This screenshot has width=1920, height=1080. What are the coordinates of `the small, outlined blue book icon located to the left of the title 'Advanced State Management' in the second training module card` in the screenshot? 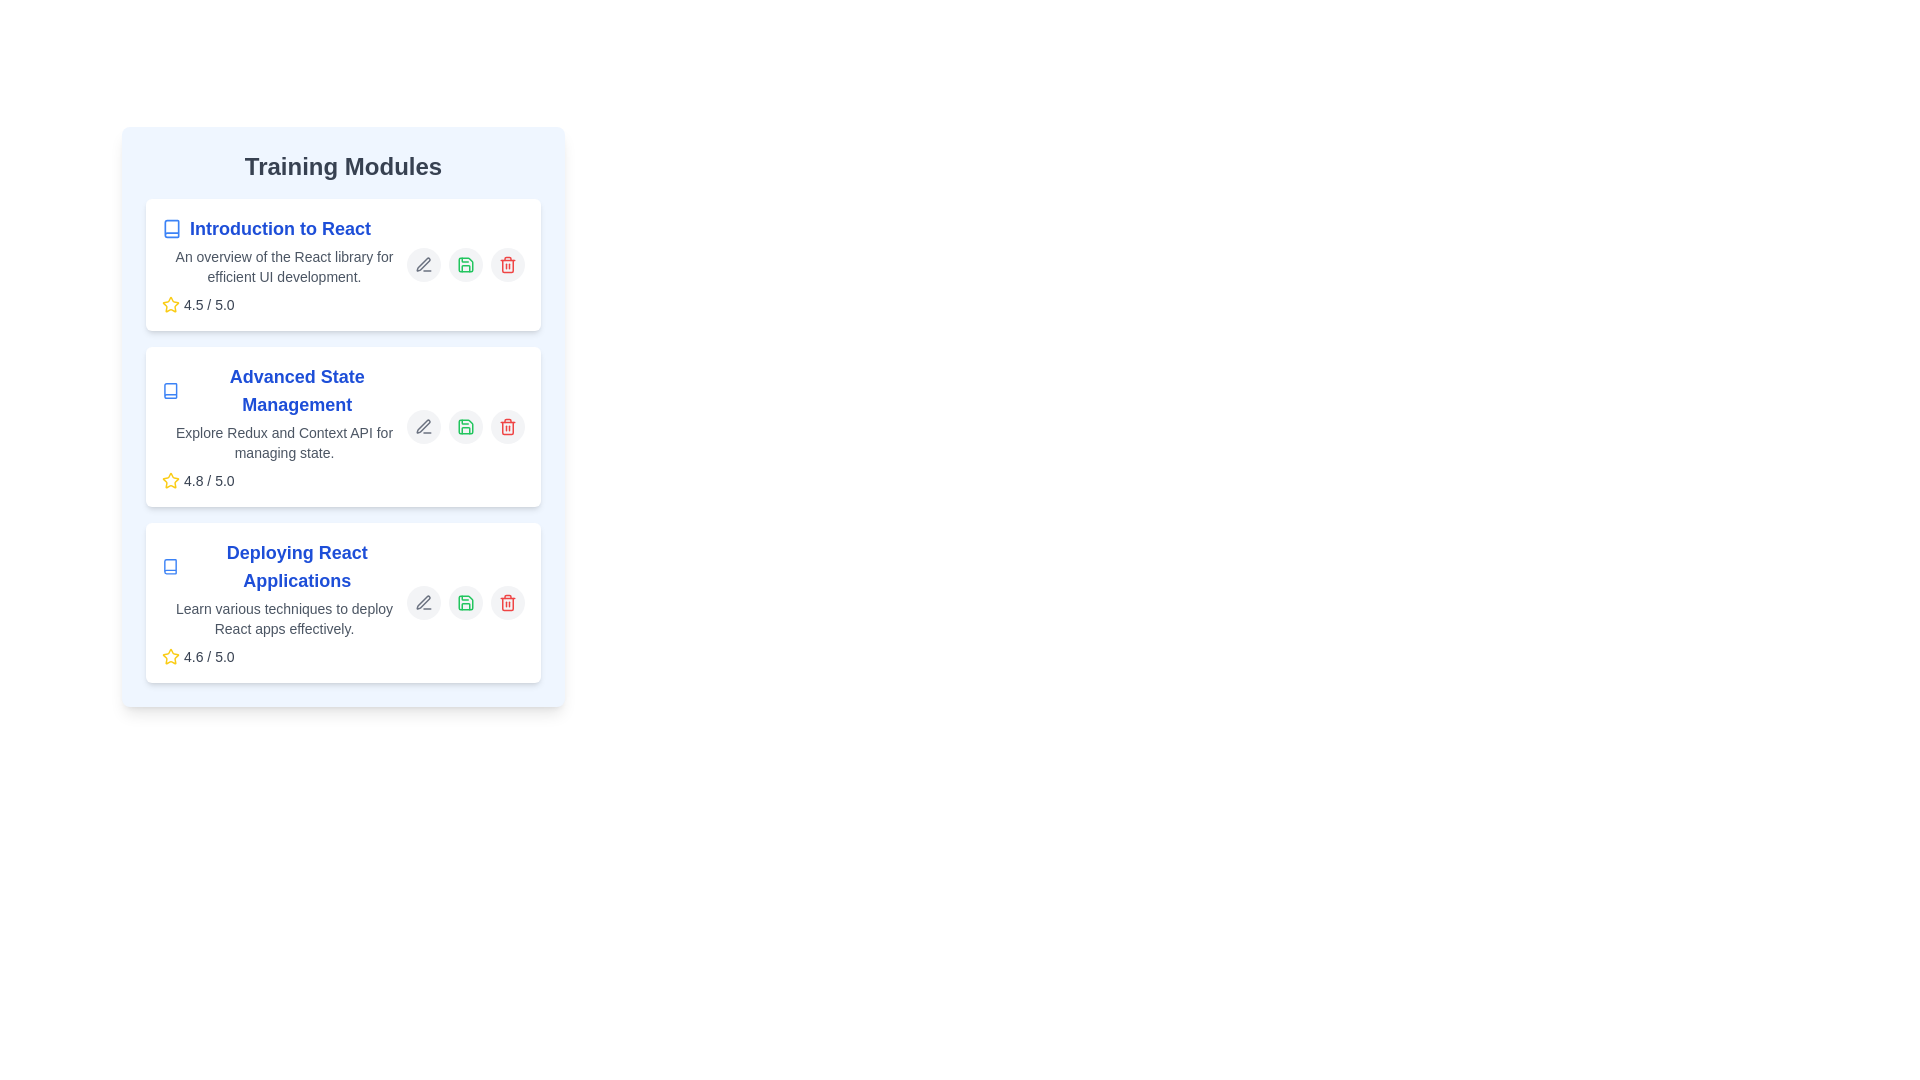 It's located at (170, 390).